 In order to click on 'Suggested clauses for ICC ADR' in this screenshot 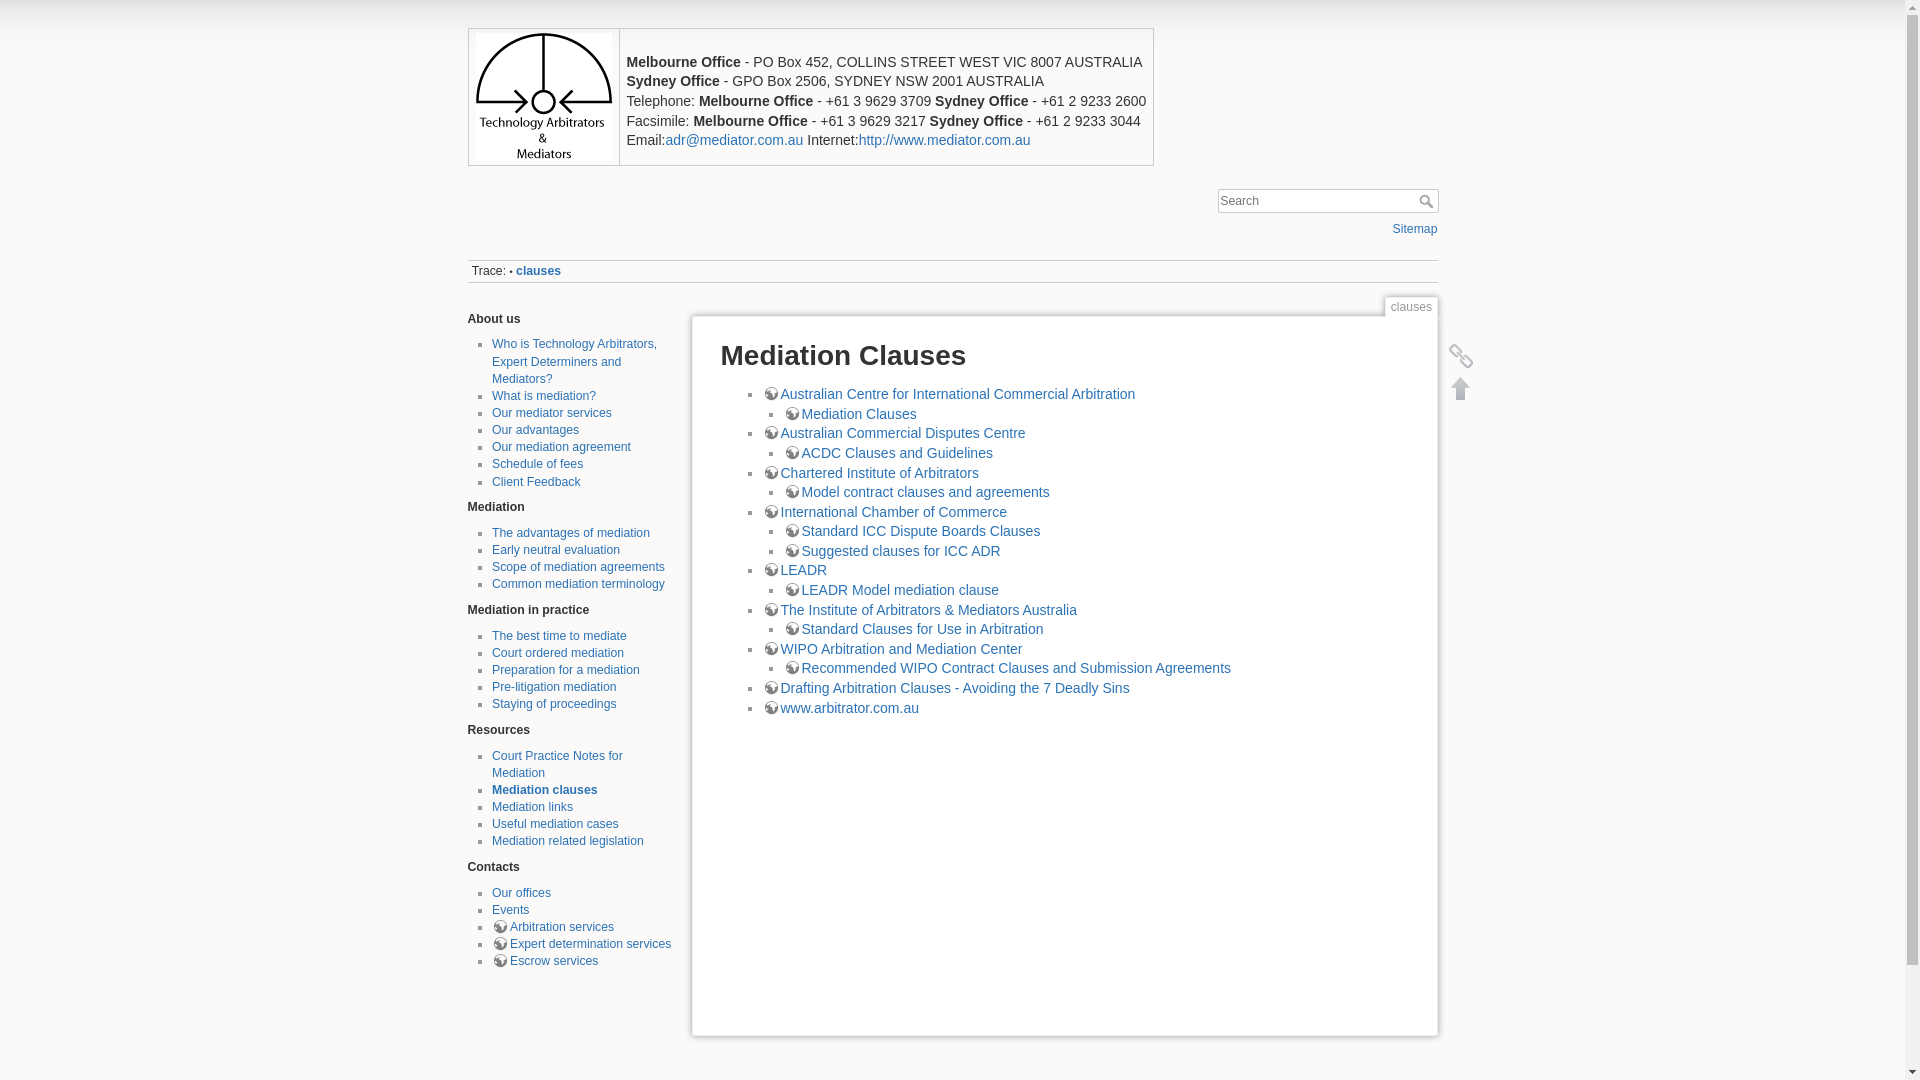, I will do `click(891, 551)`.